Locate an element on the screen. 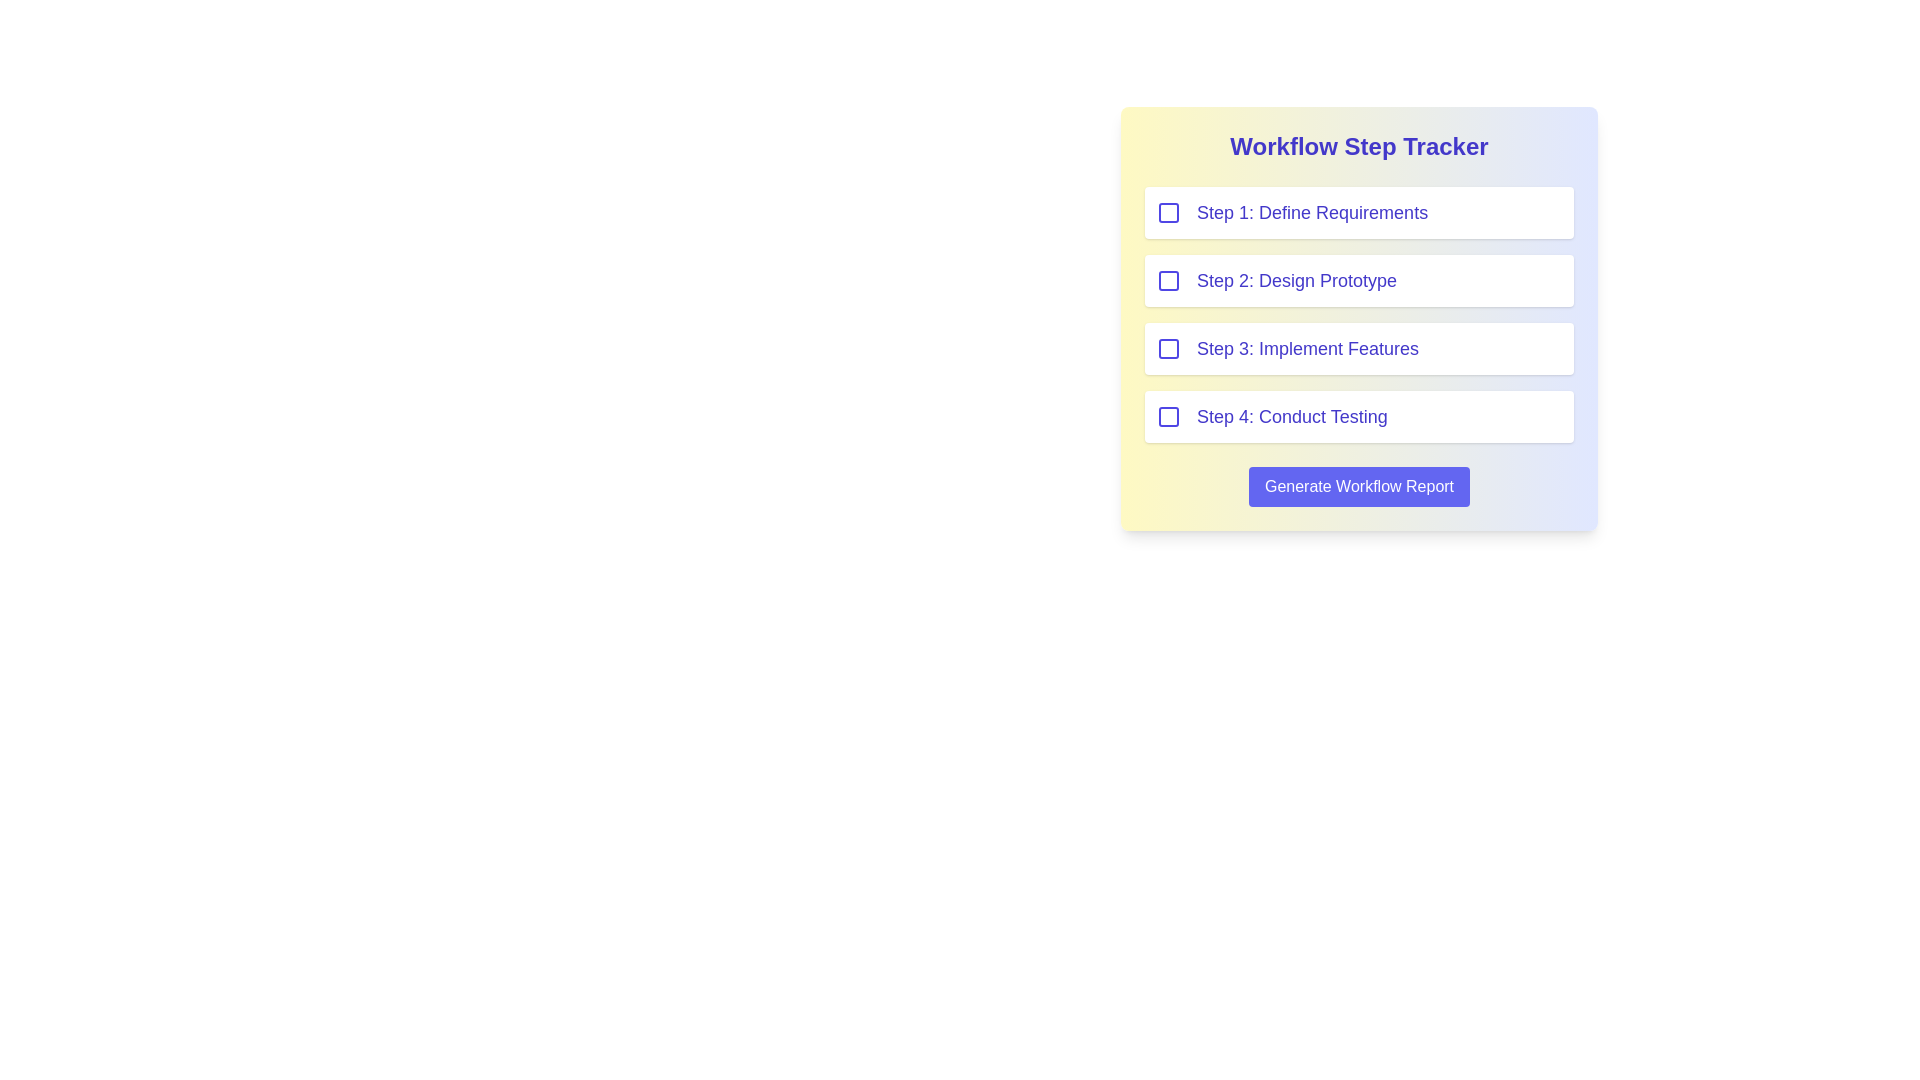  the text label indicating the fourth step in the workflow process, which is located in a white box with rounded corners on the right side of the interface is located at coordinates (1292, 415).